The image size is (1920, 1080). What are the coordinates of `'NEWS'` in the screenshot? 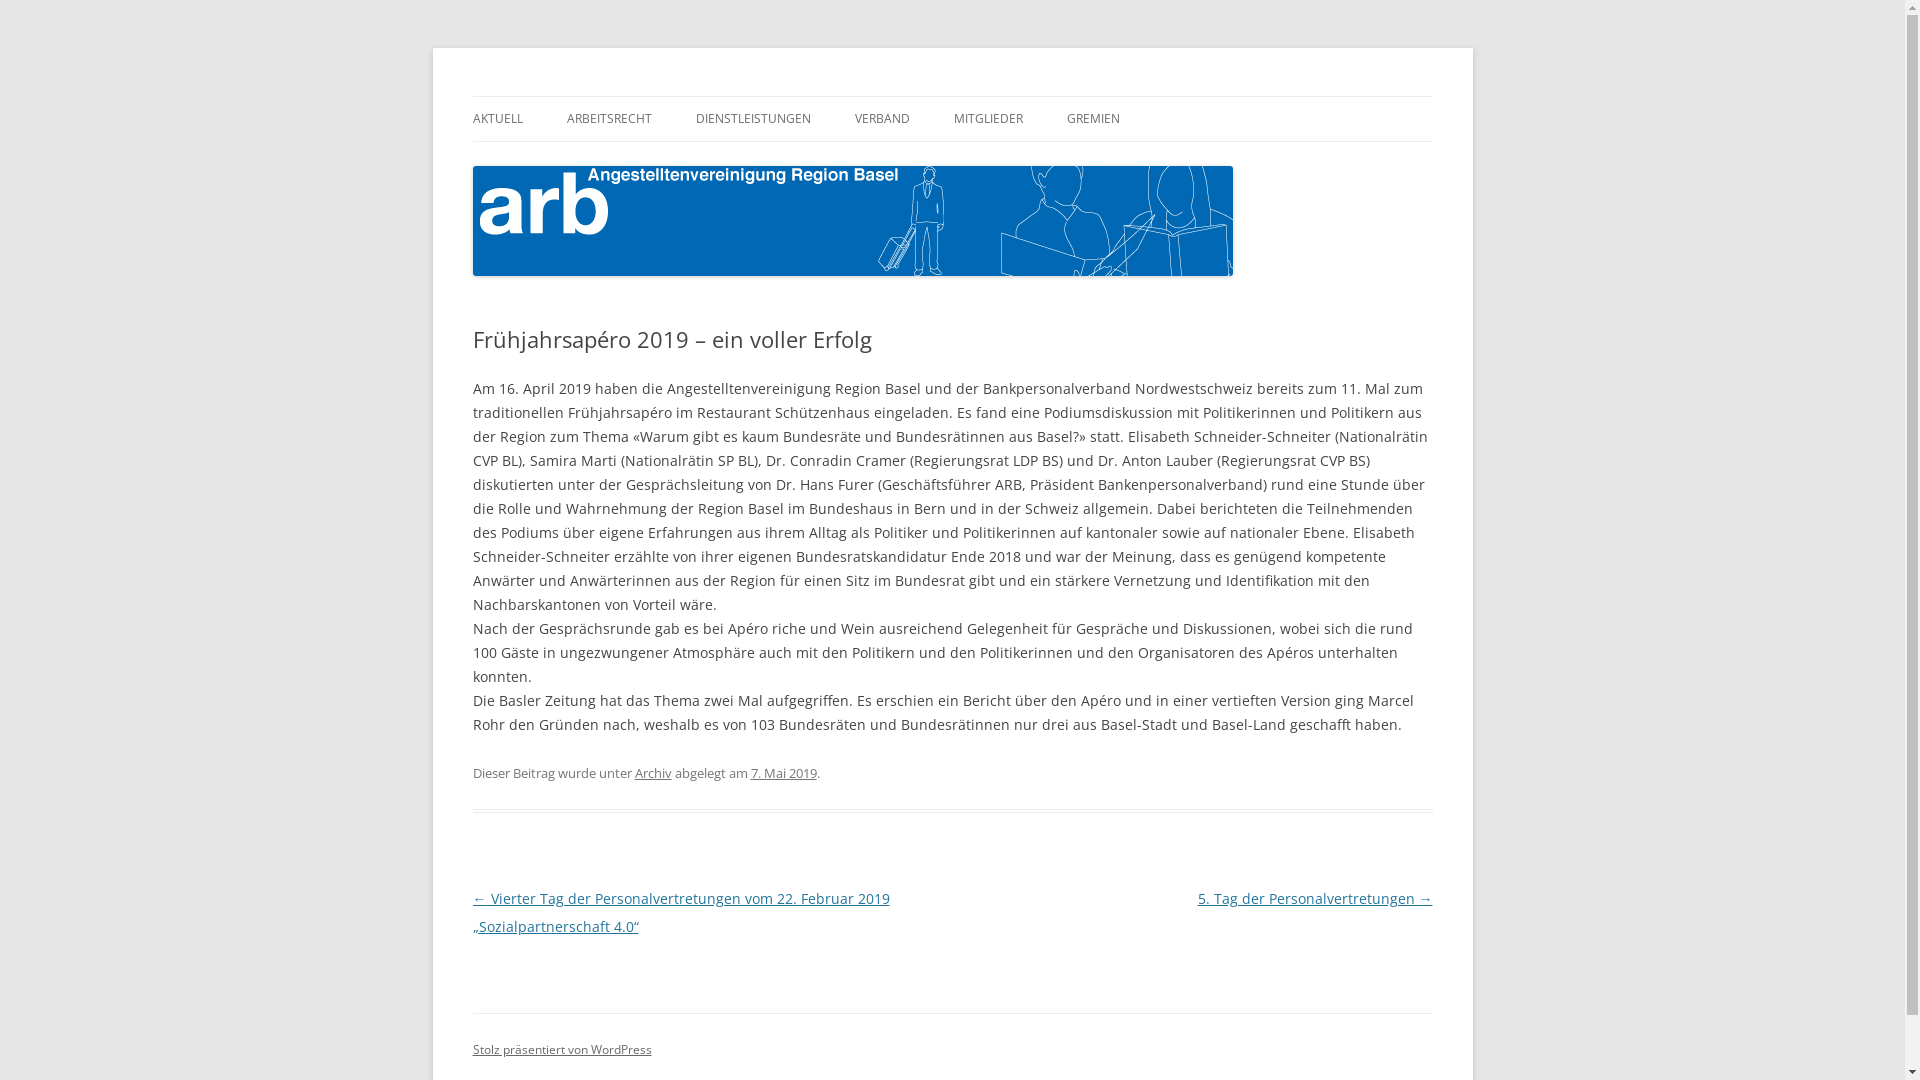 It's located at (570, 160).